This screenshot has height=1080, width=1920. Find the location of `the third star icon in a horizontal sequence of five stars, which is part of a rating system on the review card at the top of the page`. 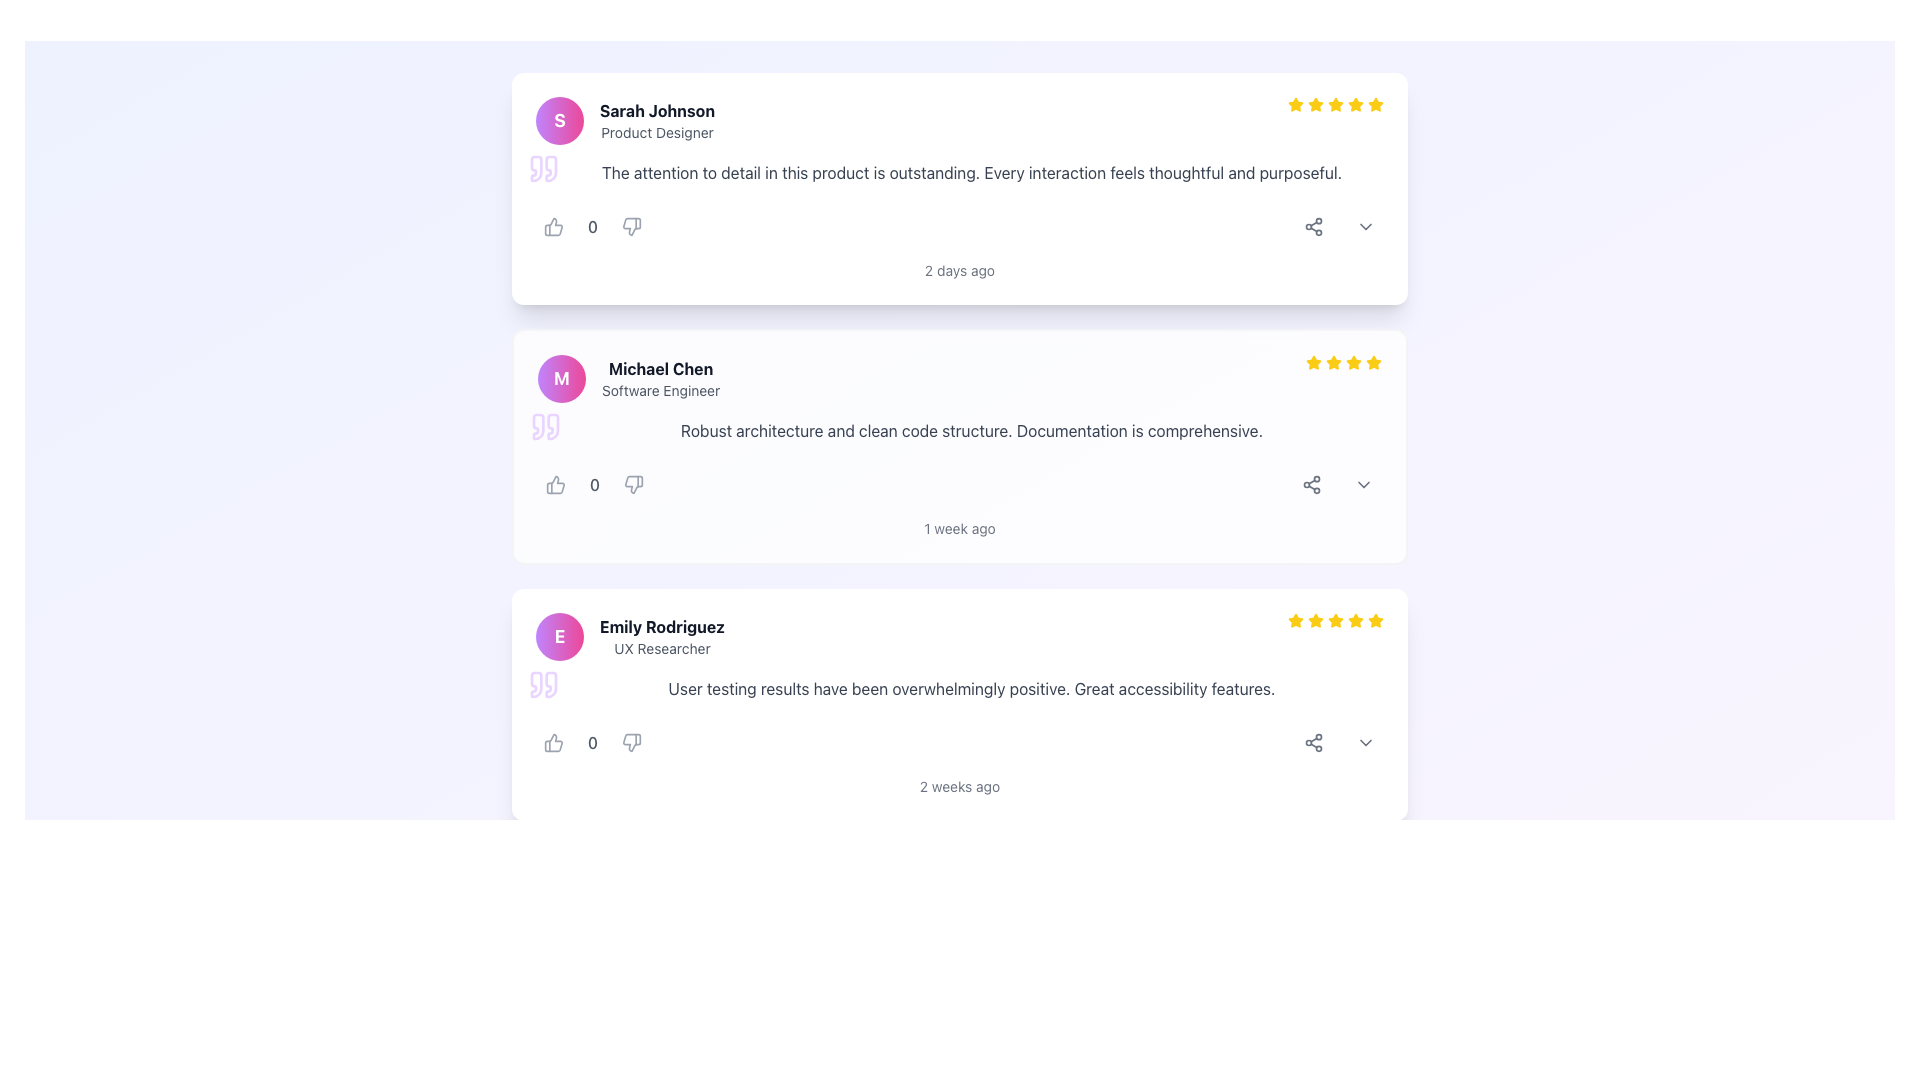

the third star icon in a horizontal sequence of five stars, which is part of a rating system on the review card at the top of the page is located at coordinates (1315, 104).